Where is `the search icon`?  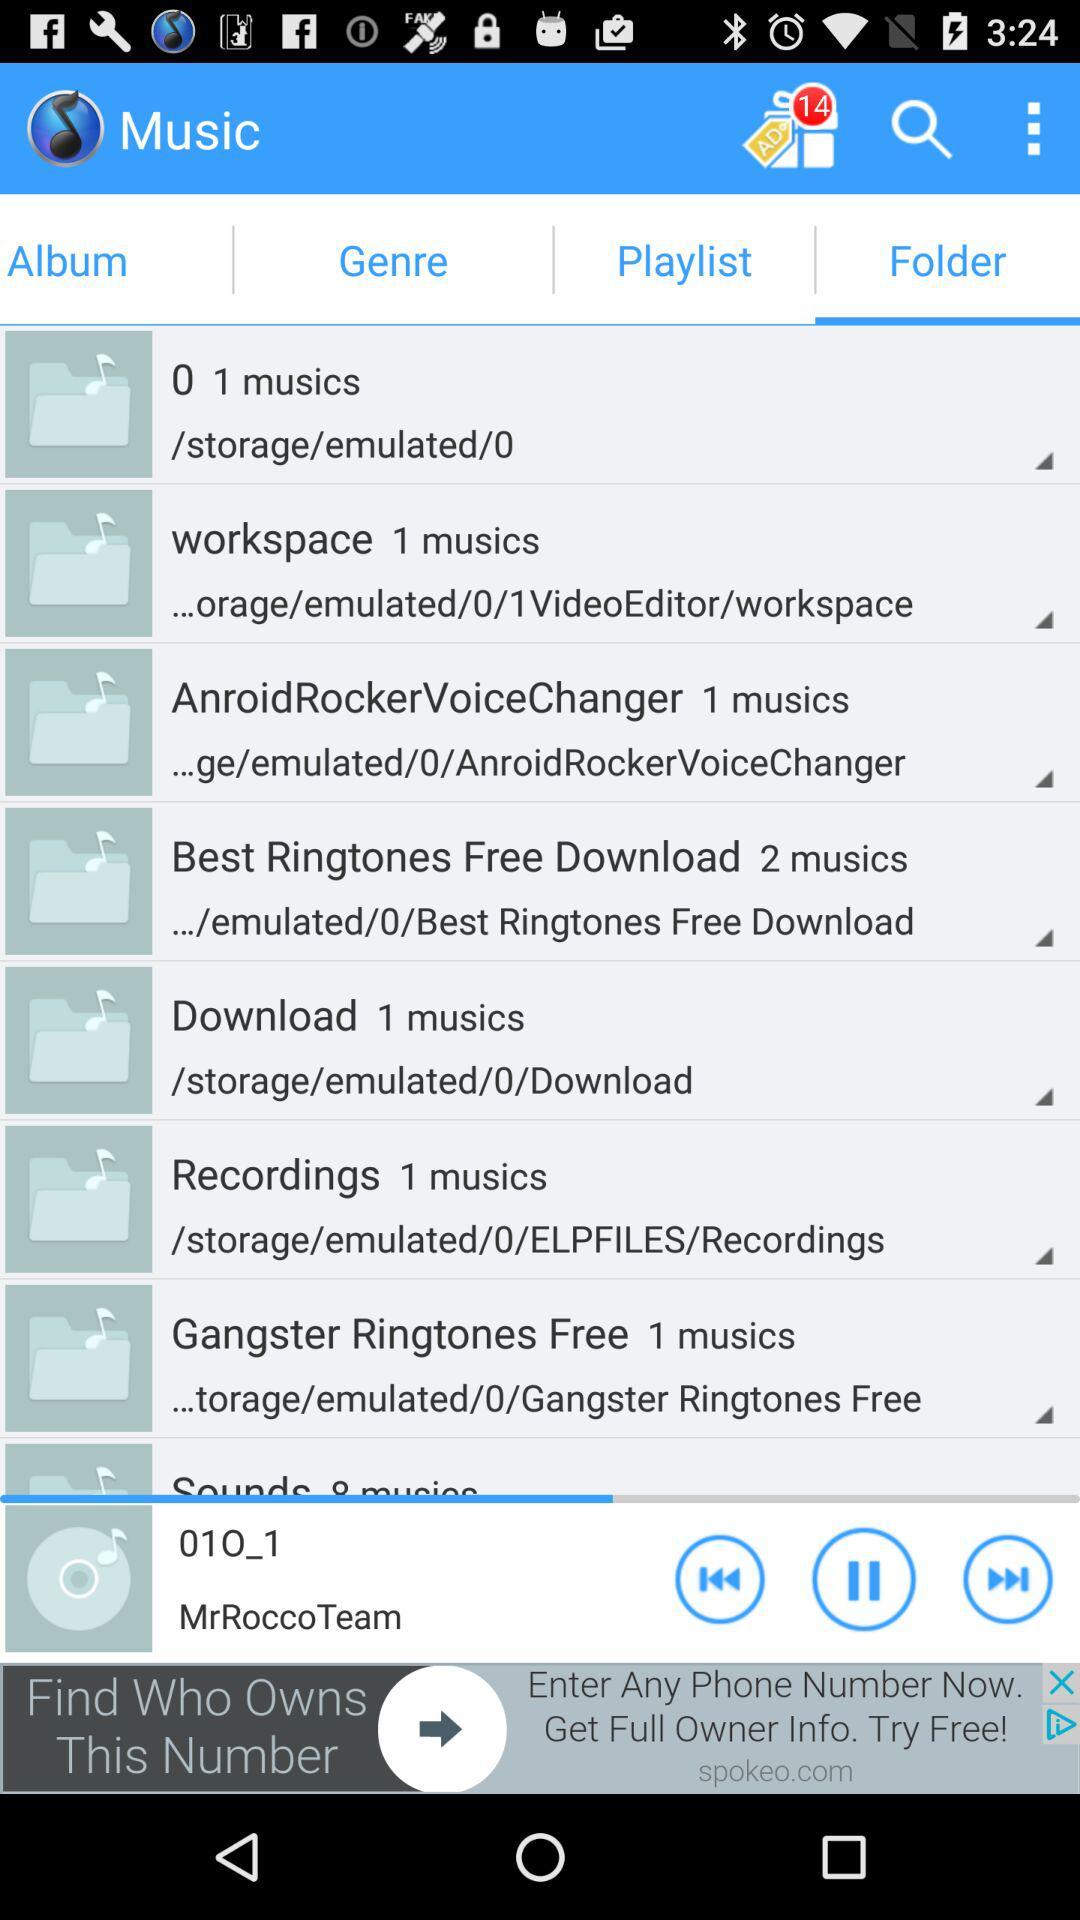
the search icon is located at coordinates (922, 136).